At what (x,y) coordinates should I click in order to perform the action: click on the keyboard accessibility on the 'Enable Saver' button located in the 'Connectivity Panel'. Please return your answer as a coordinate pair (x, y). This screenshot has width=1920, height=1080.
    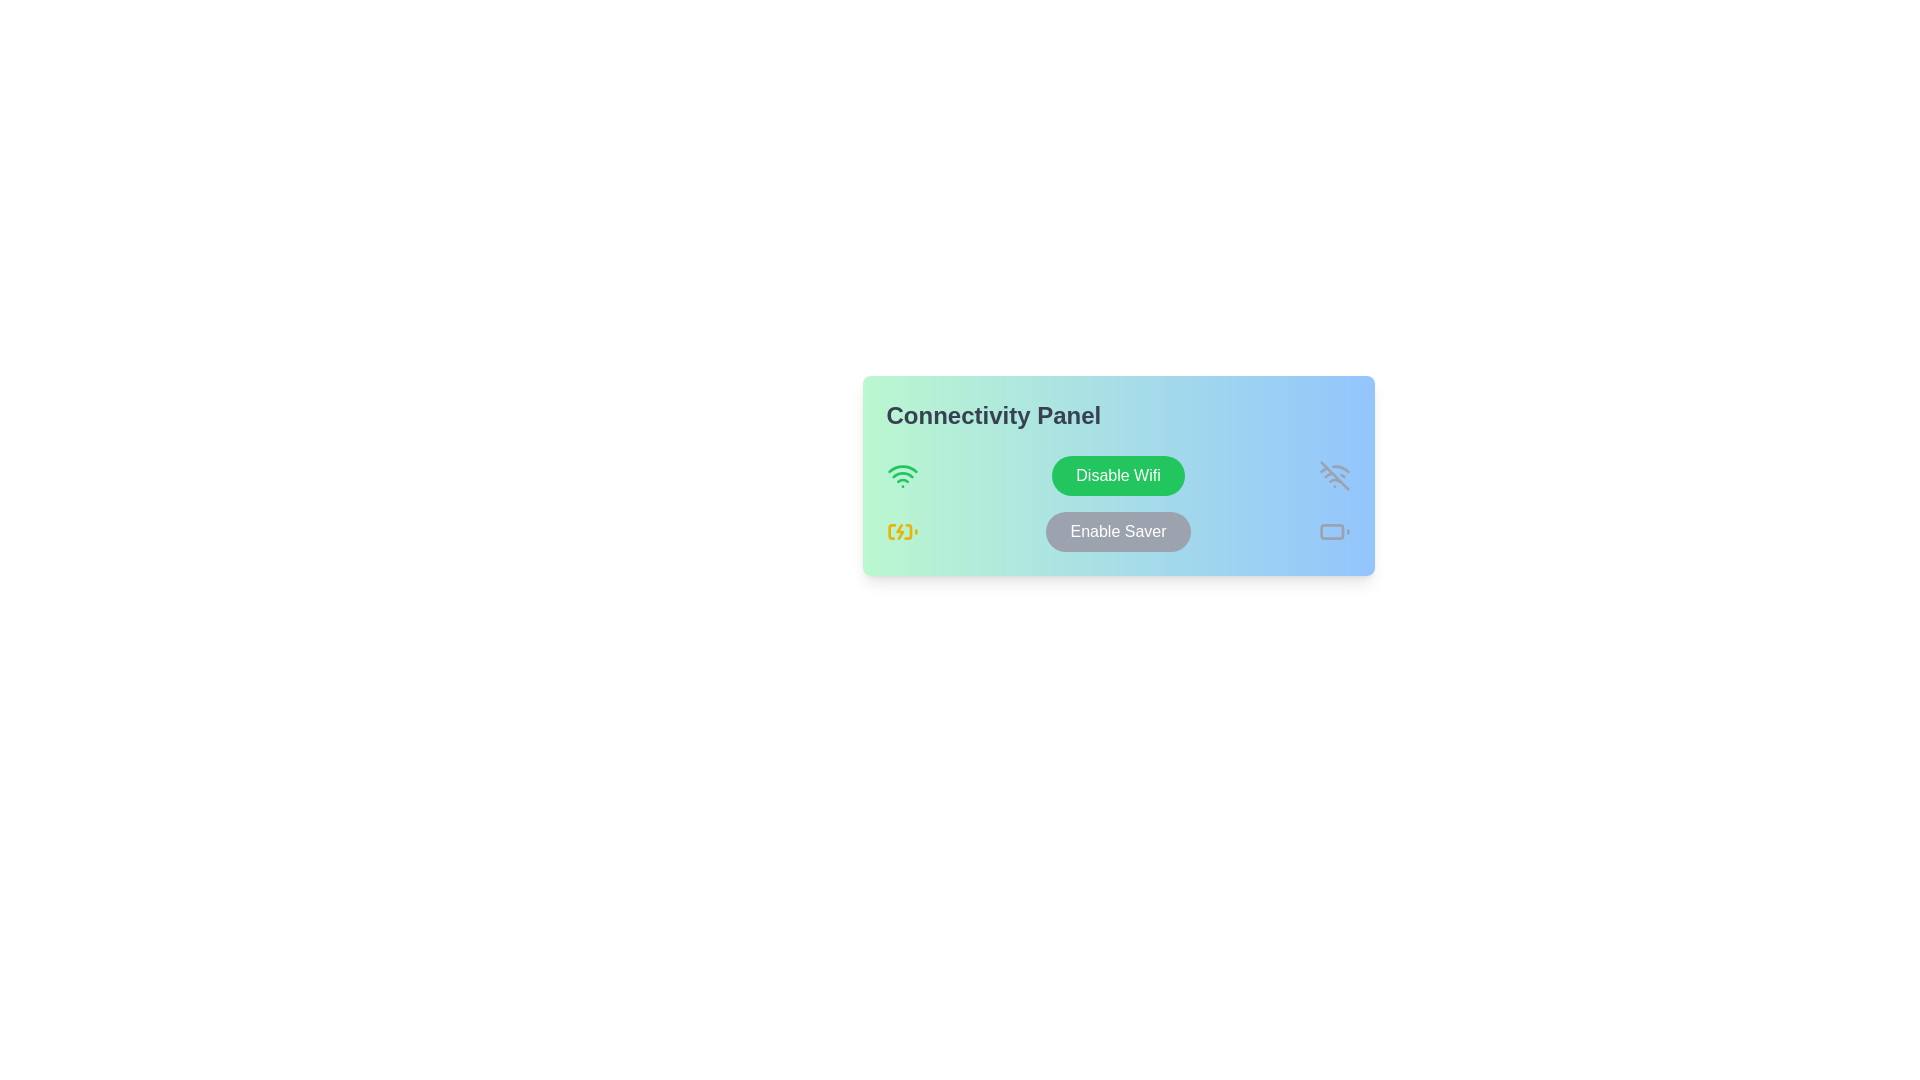
    Looking at the image, I should click on (1117, 531).